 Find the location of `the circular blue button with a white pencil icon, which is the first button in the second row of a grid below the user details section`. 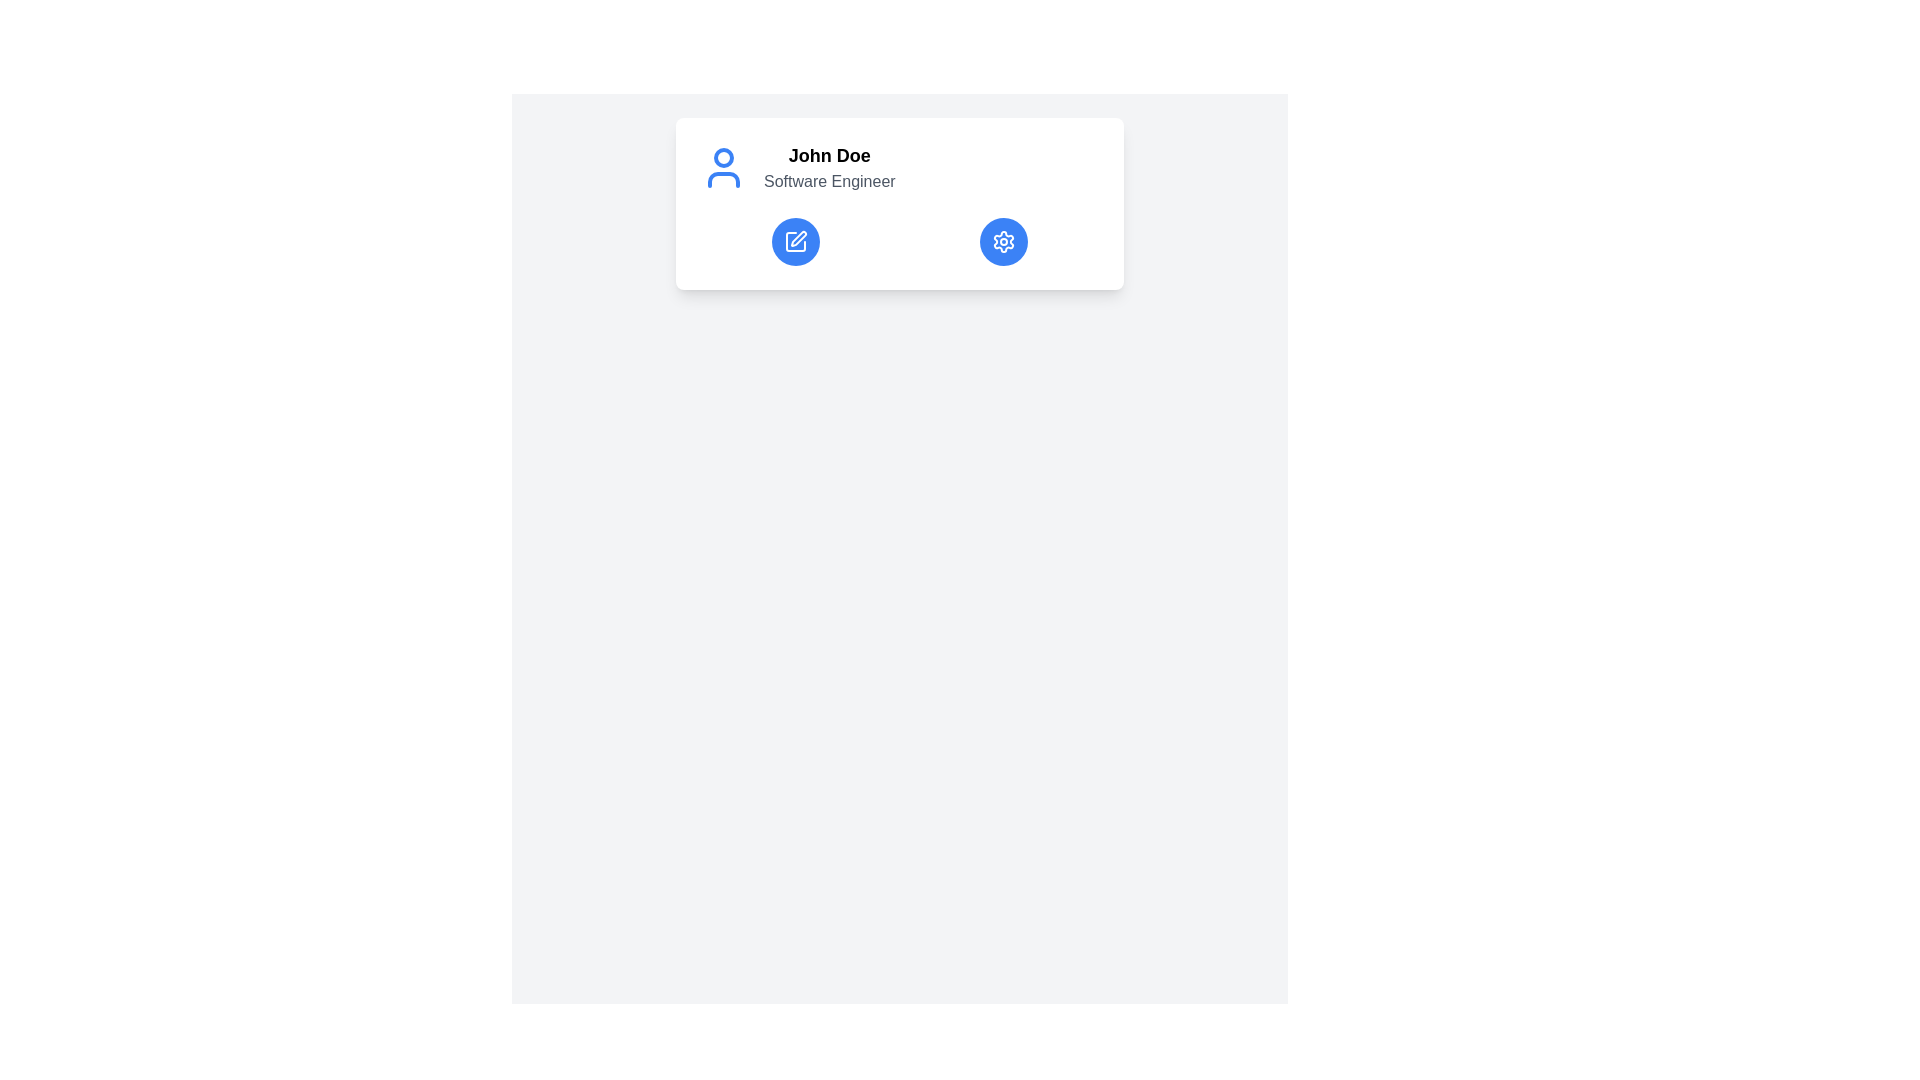

the circular blue button with a white pencil icon, which is the first button in the second row of a grid below the user details section is located at coordinates (795, 241).